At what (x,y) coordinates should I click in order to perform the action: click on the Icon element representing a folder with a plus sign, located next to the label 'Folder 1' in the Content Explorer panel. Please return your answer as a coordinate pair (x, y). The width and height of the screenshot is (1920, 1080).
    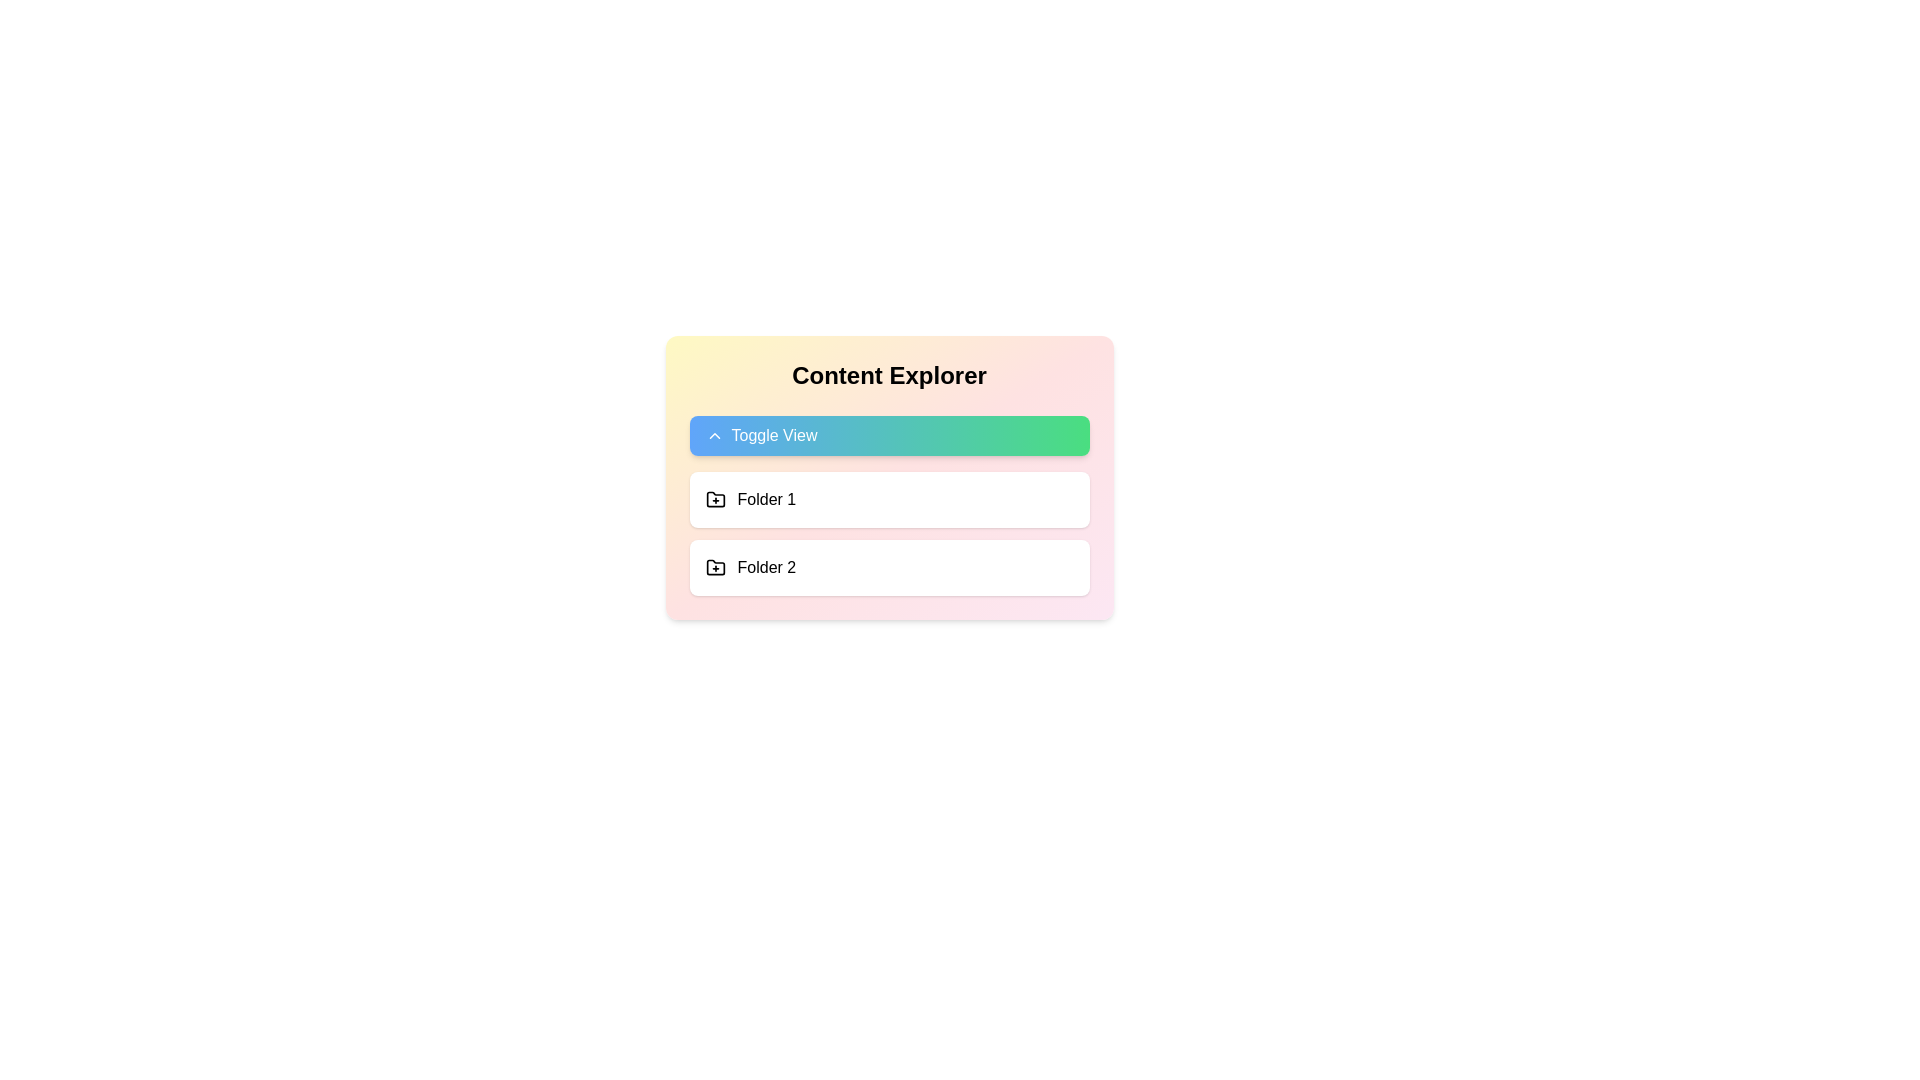
    Looking at the image, I should click on (715, 498).